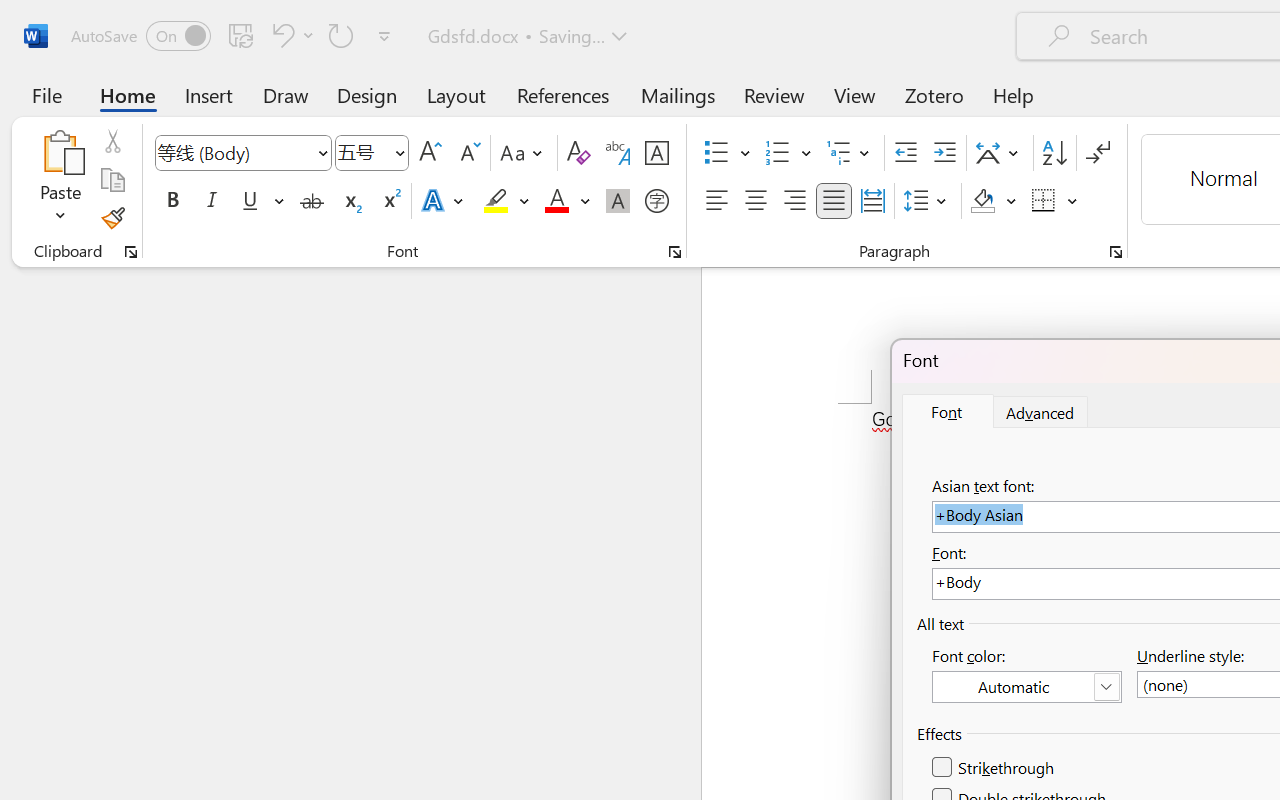 Image resolution: width=1280 pixels, height=800 pixels. Describe the element at coordinates (993, 201) in the screenshot. I see `'Shading'` at that location.